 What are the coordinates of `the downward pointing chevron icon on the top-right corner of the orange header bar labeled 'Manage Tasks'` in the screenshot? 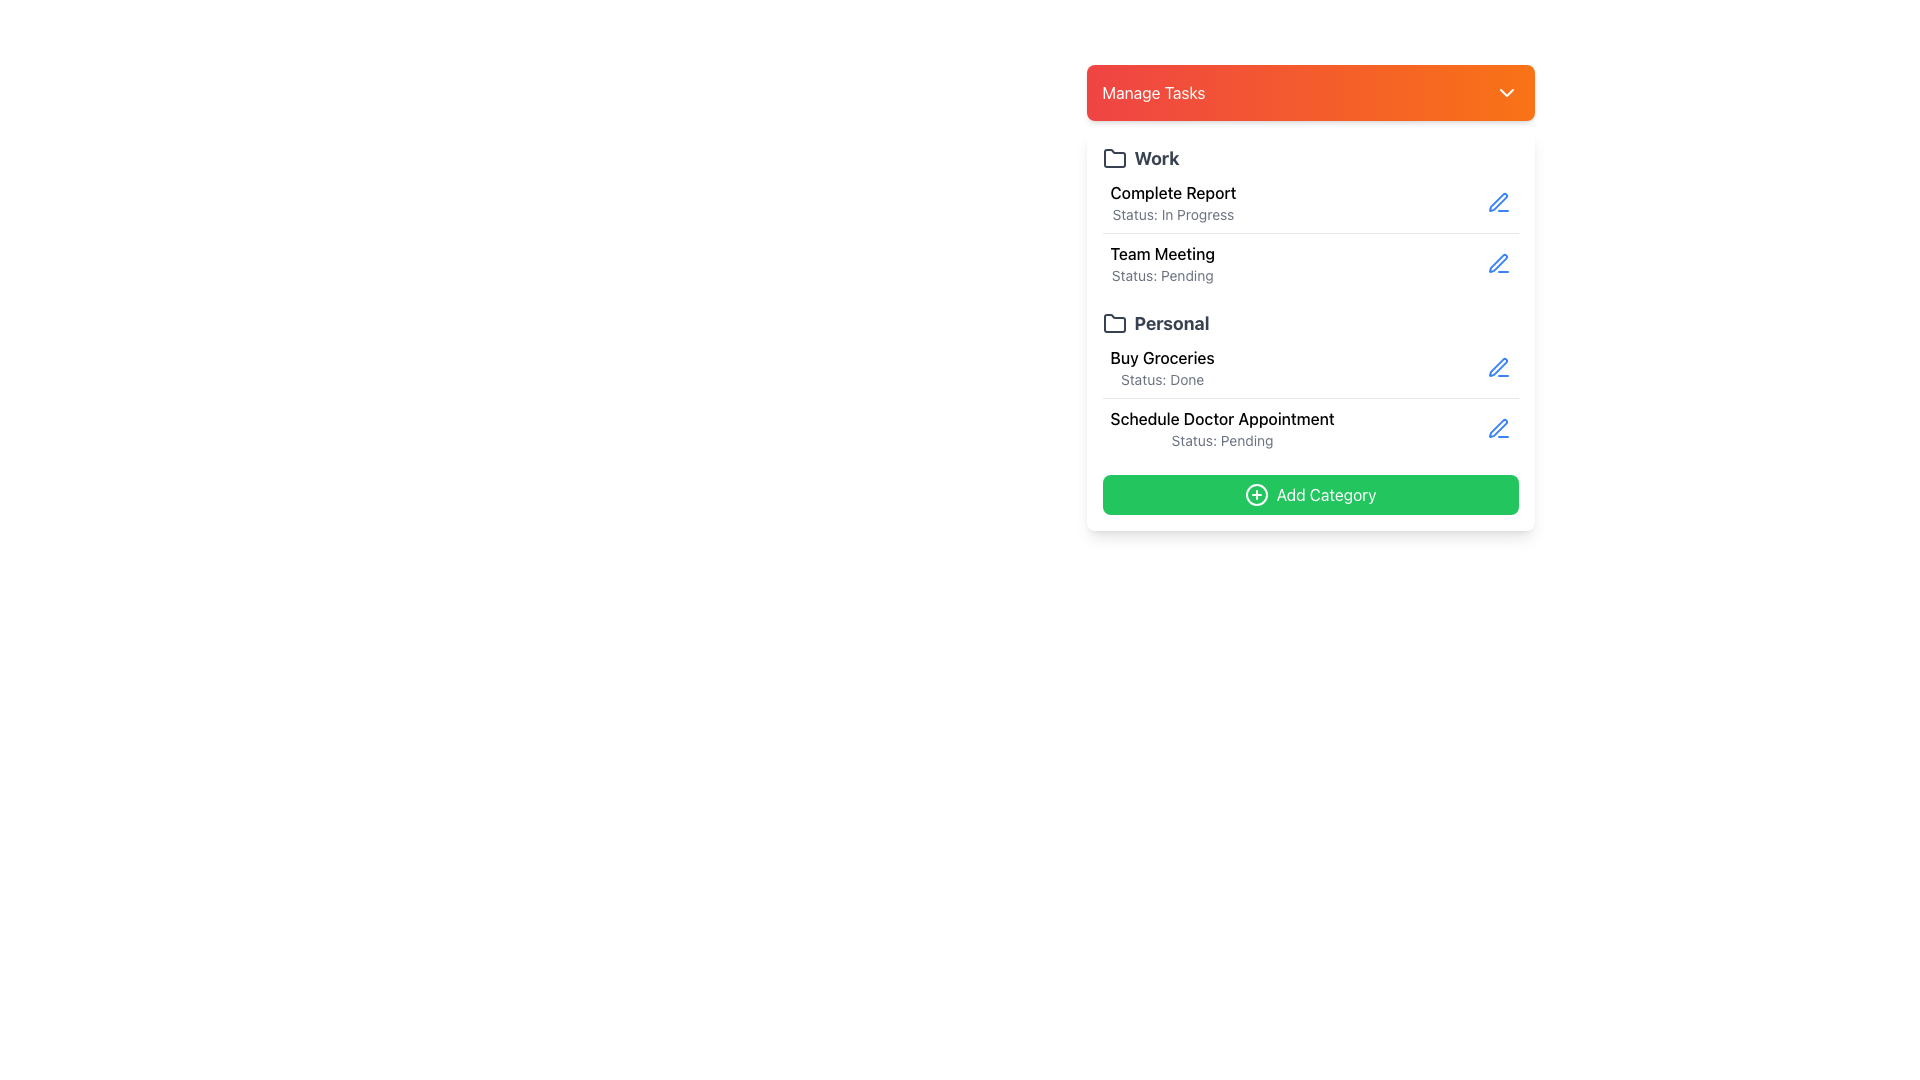 It's located at (1506, 92).